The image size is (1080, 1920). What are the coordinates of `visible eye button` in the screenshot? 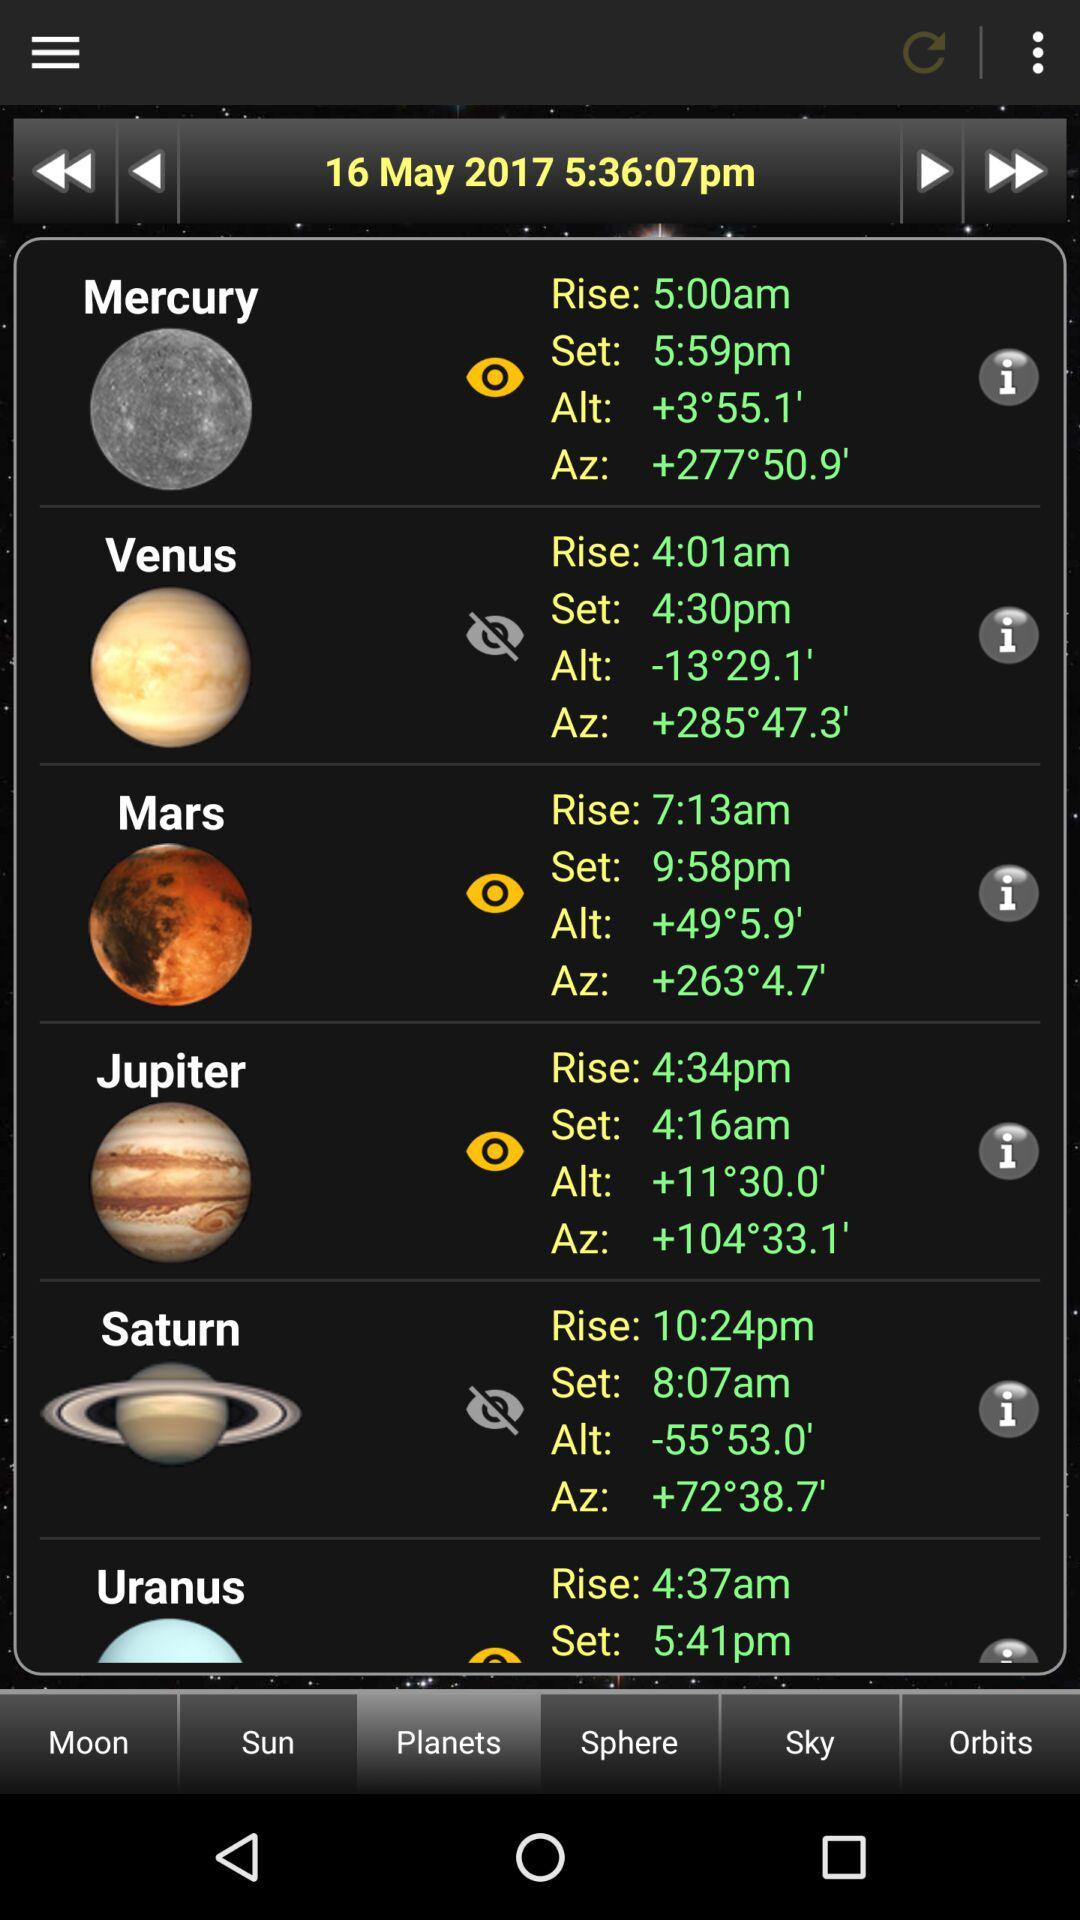 It's located at (494, 1151).